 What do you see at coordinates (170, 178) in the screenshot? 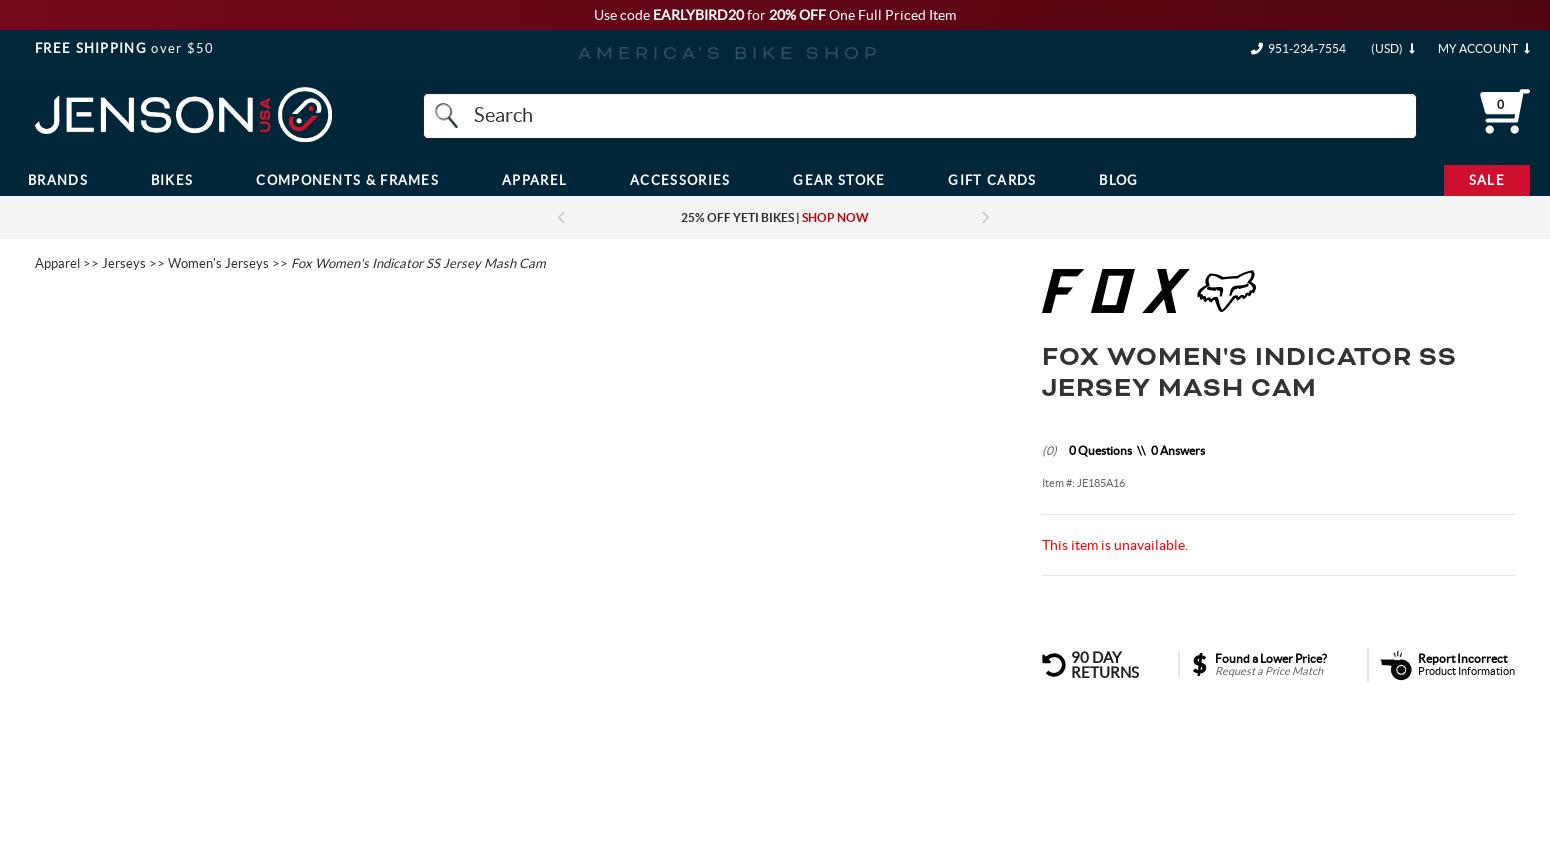
I see `'Bikes'` at bounding box center [170, 178].